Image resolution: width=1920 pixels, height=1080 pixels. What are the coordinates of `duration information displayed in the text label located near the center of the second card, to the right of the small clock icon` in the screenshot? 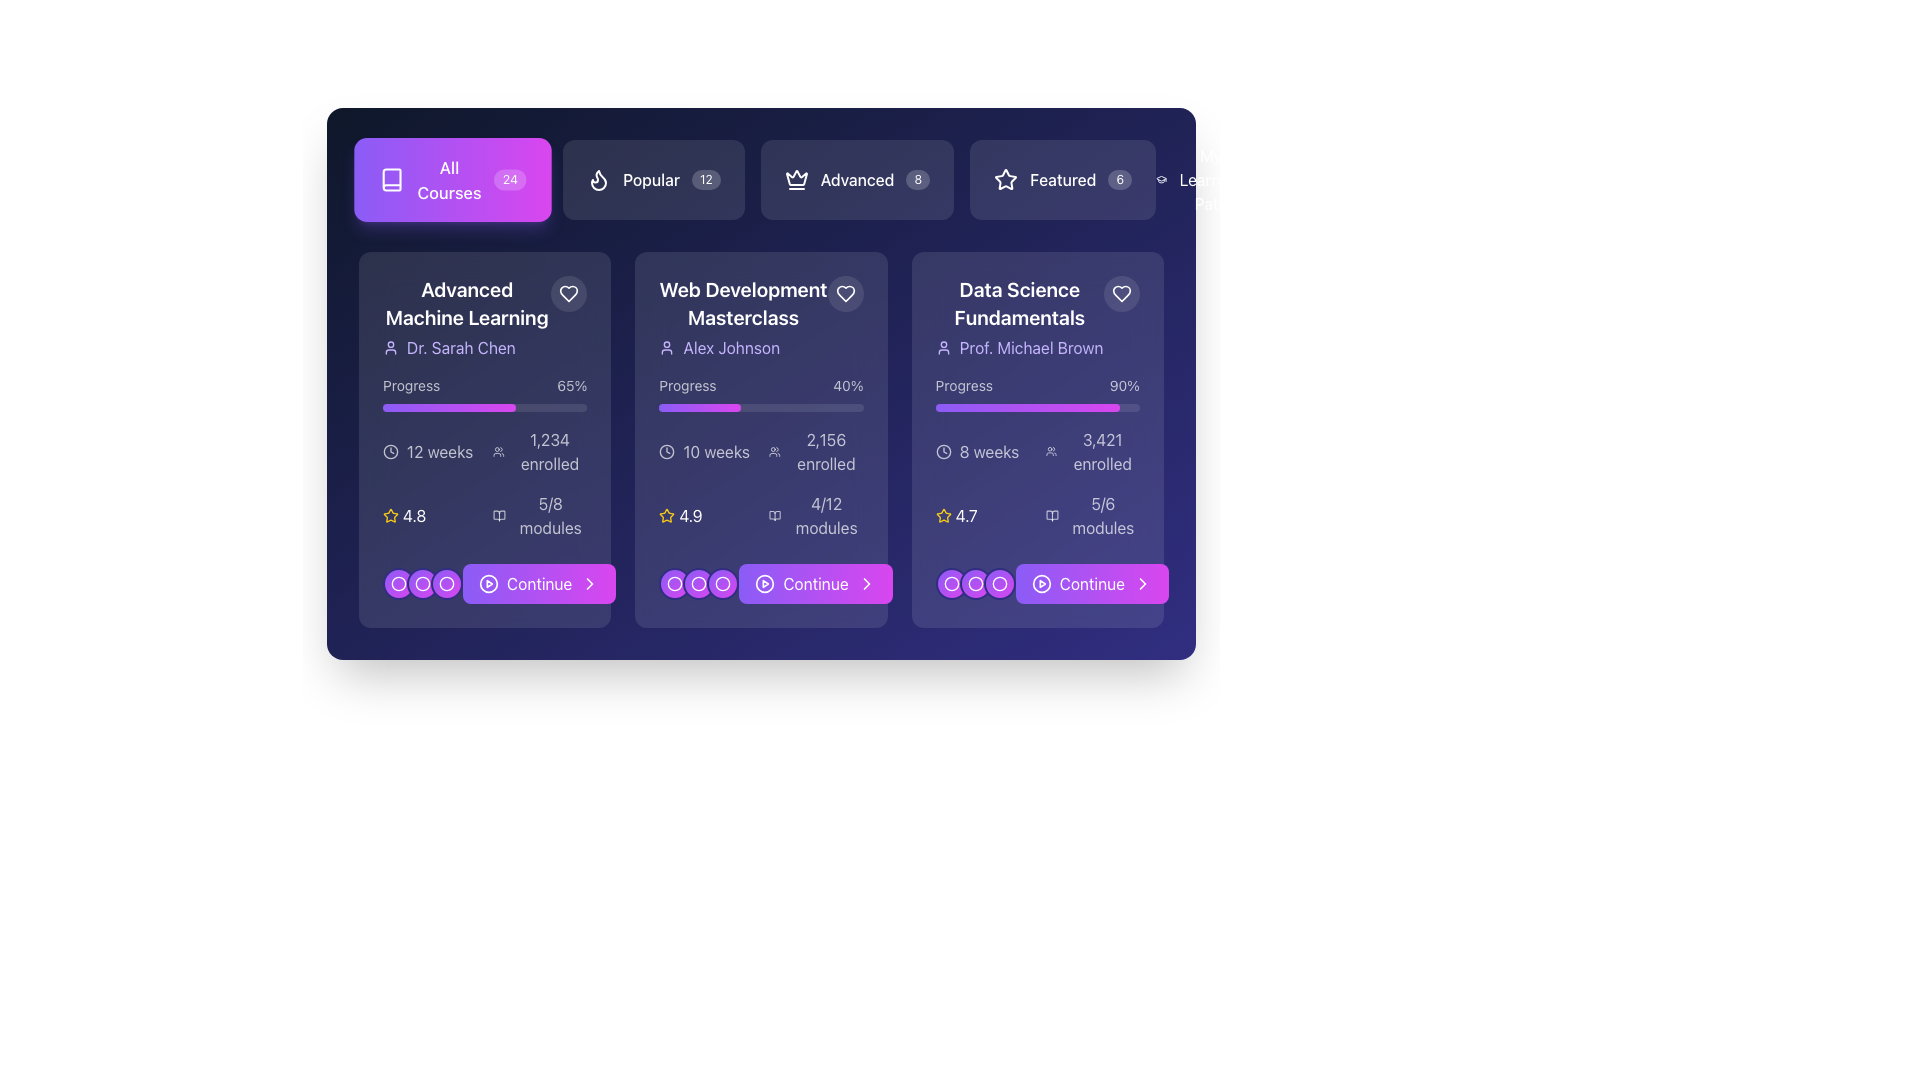 It's located at (716, 451).